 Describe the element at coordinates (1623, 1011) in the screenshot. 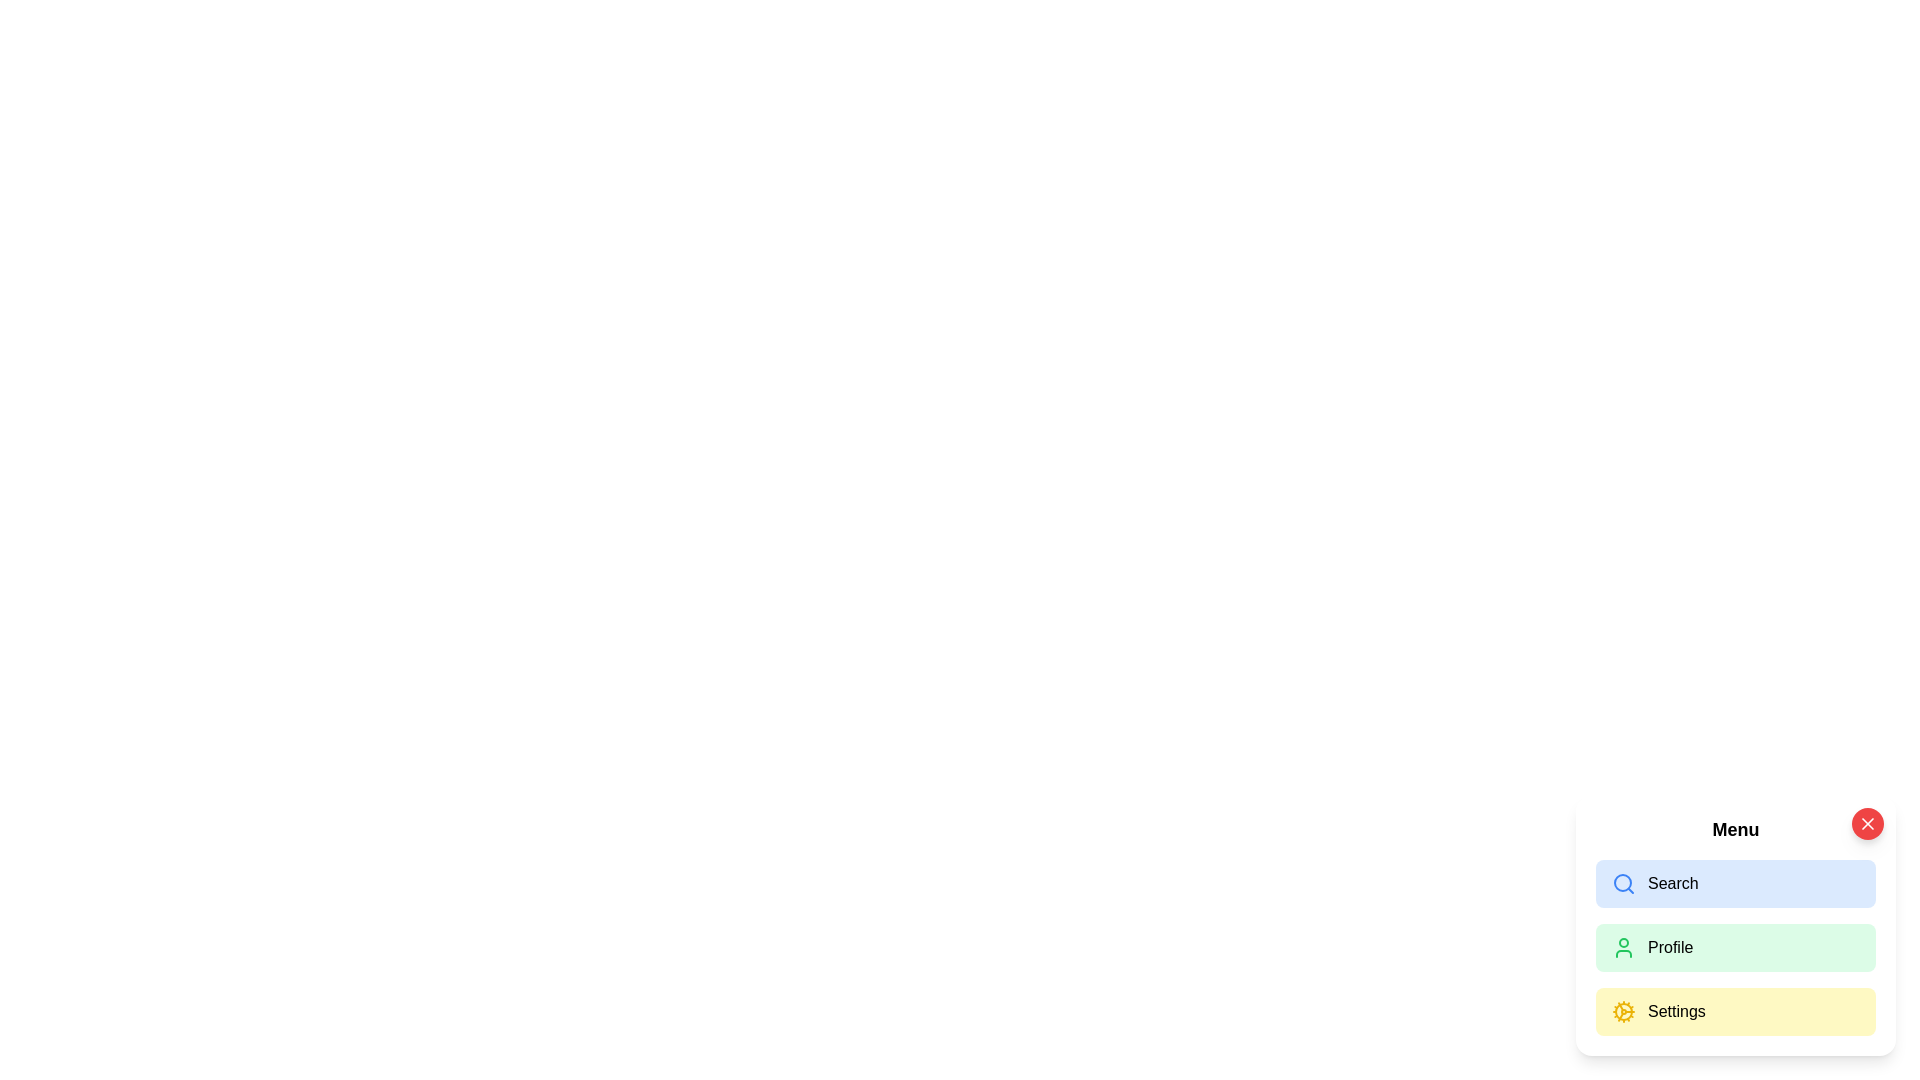

I see `the circular element with yellow colors and a red circular marking located within the cog-like icon near the 'Settings' label in the bottom row of the menu list` at that location.